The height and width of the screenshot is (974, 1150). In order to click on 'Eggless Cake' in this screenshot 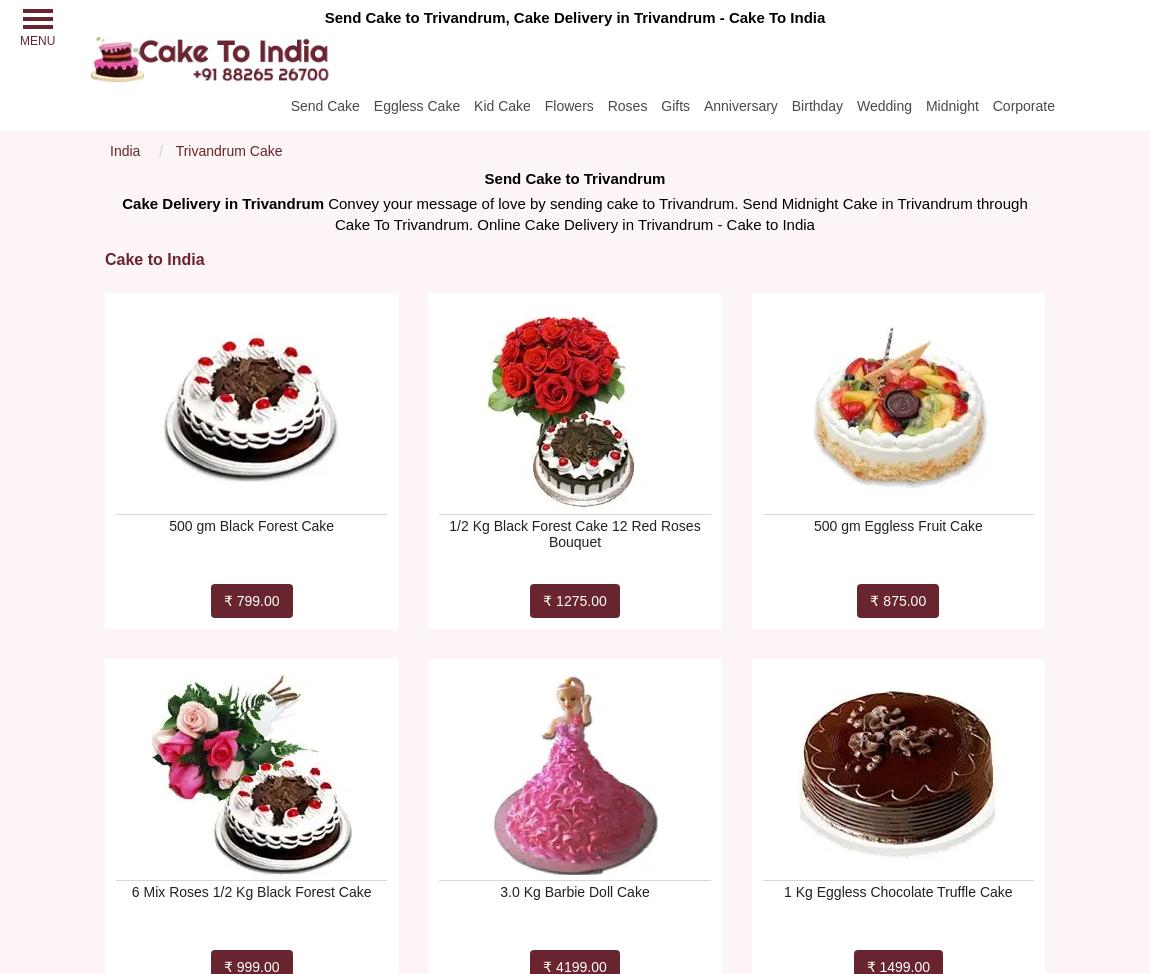, I will do `click(416, 104)`.